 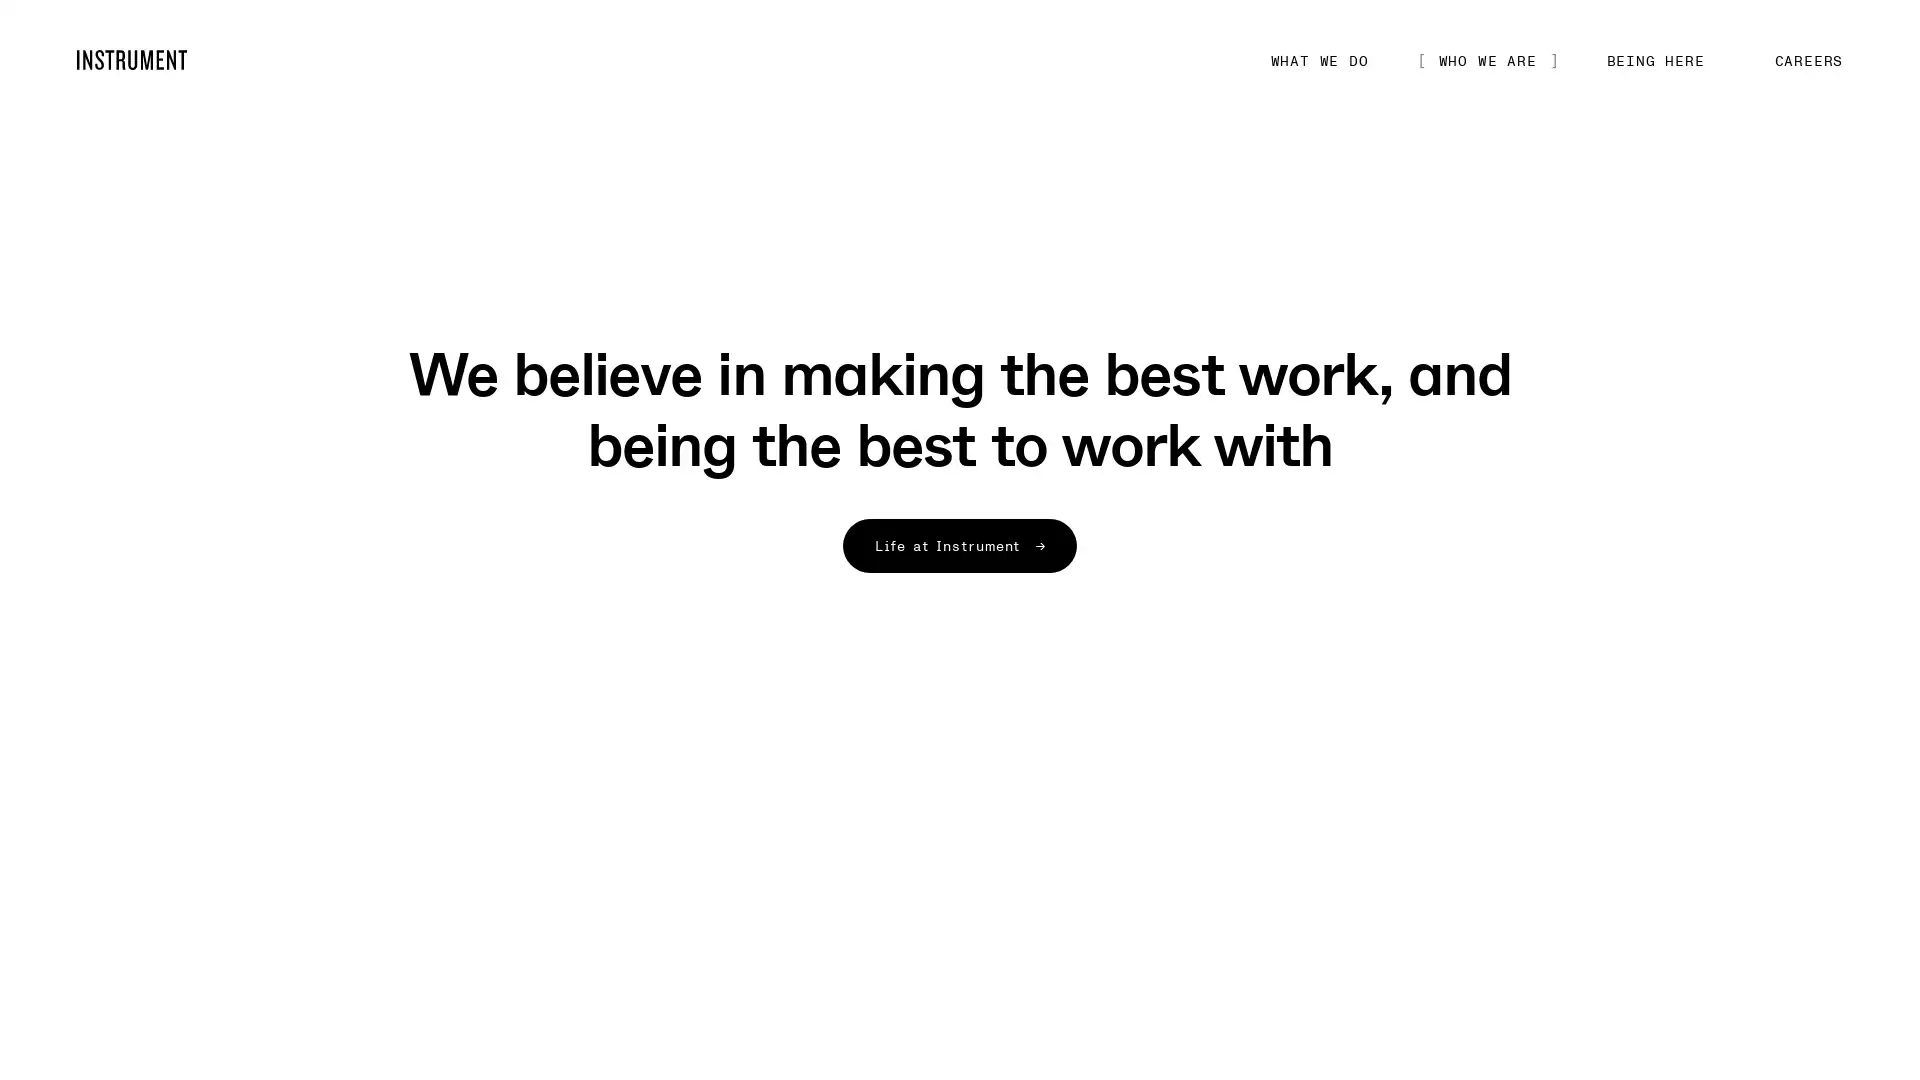 I want to click on Play/pause inline video, so click(x=114, y=931).